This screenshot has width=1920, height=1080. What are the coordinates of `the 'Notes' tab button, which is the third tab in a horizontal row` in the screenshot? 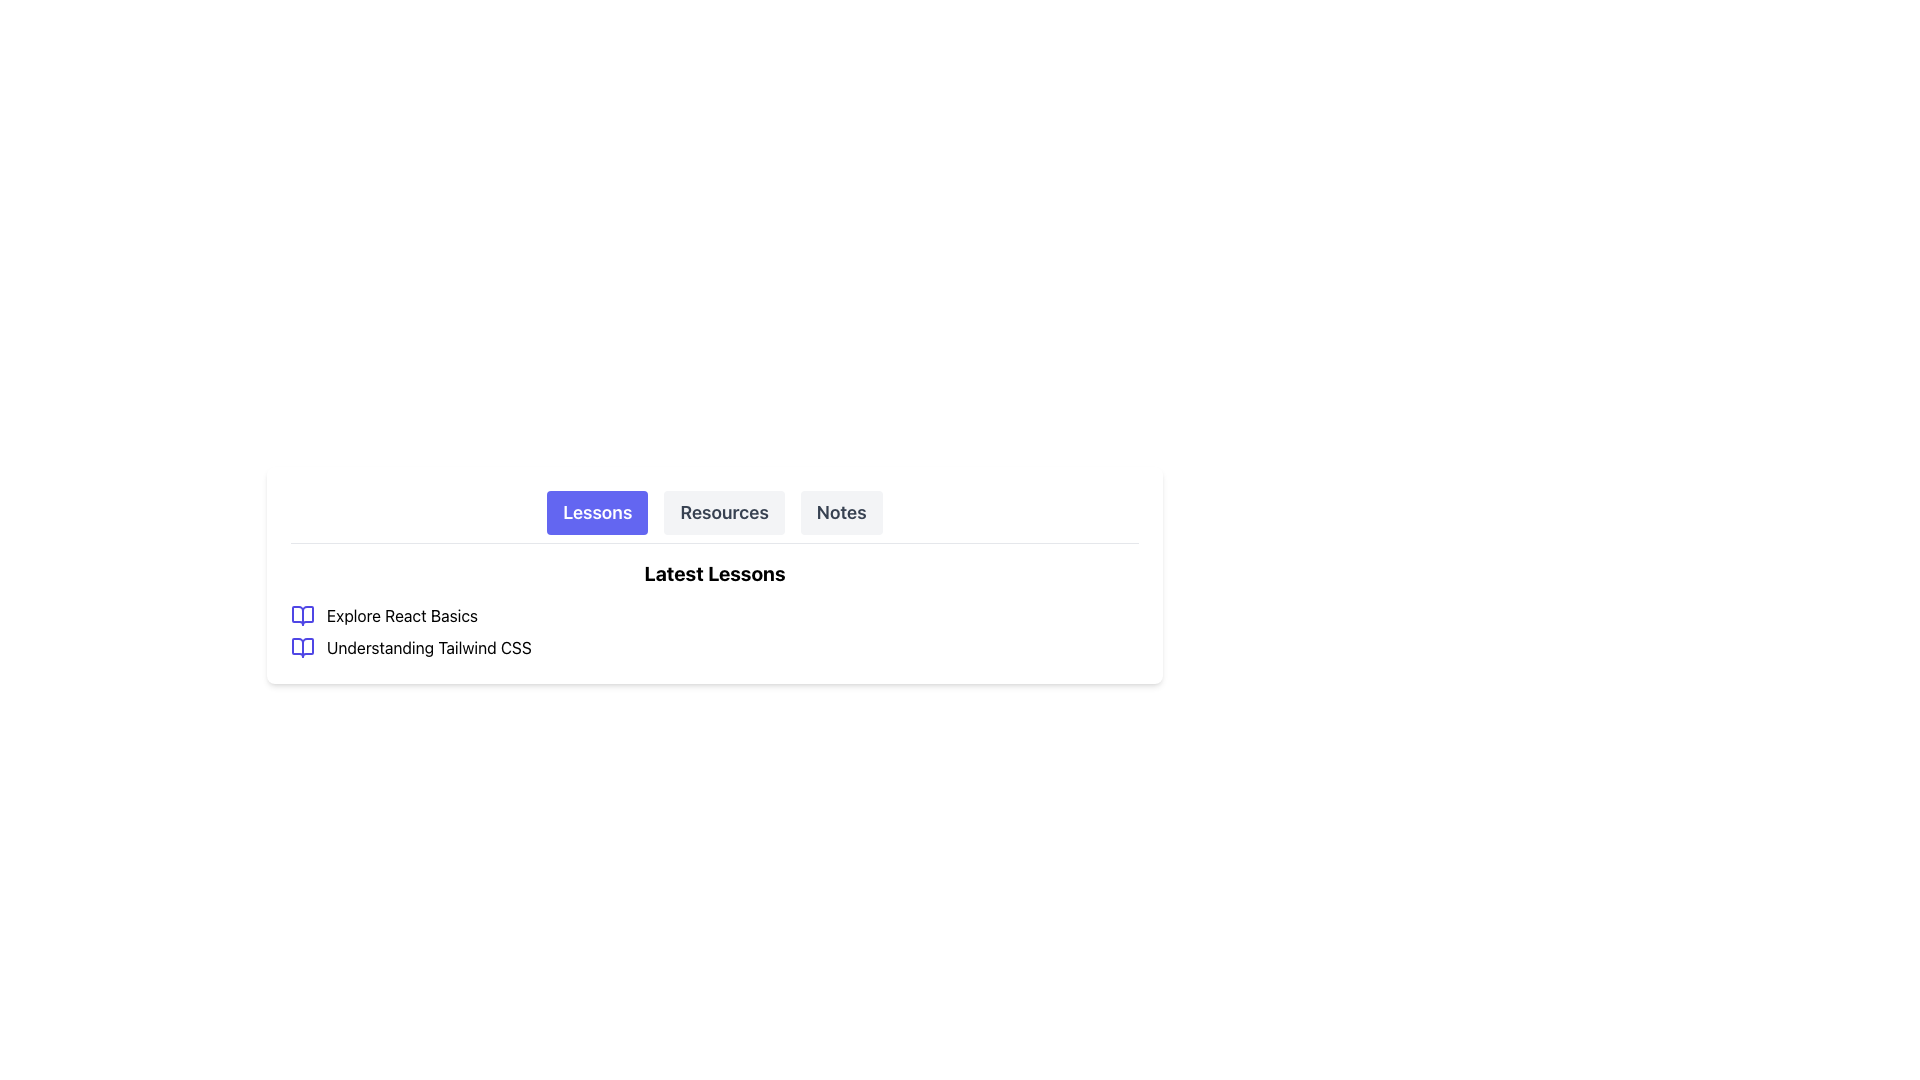 It's located at (841, 512).